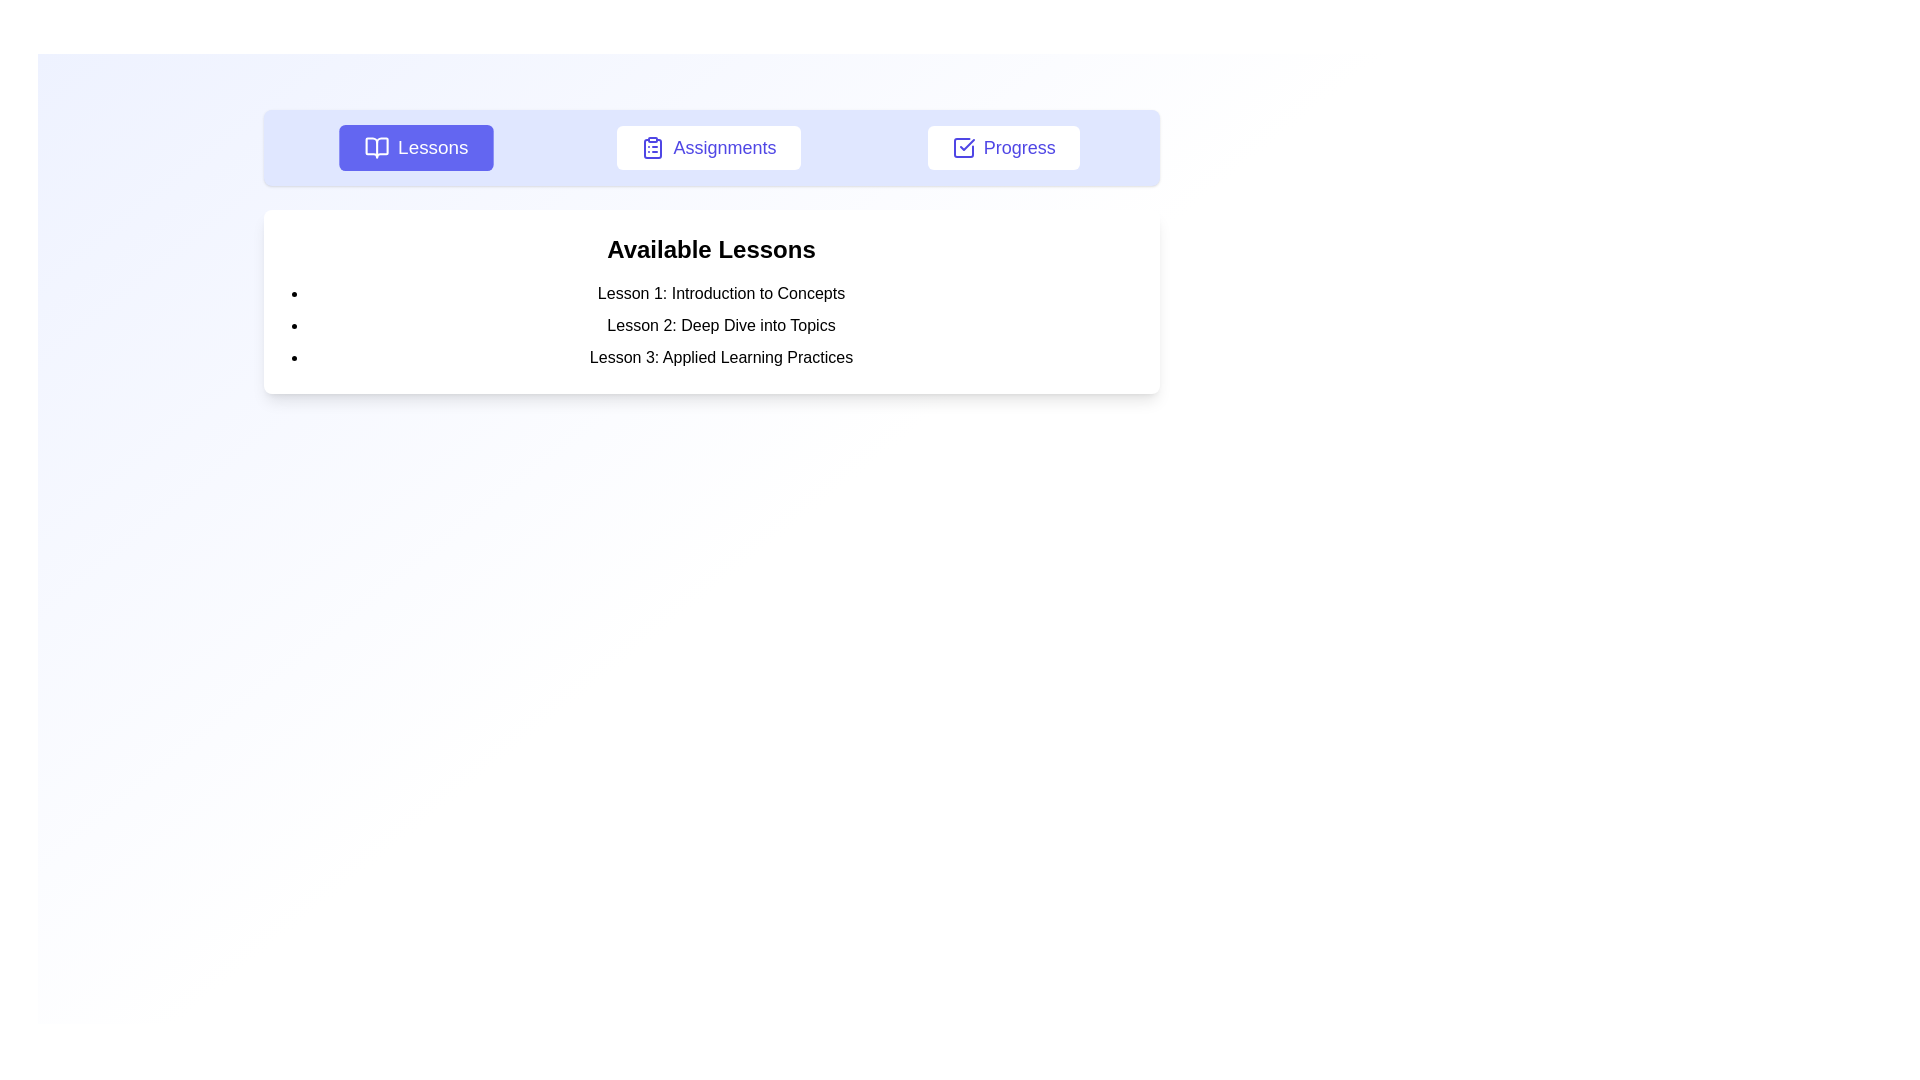 Image resolution: width=1920 pixels, height=1080 pixels. I want to click on the 'Progress' button text label located in the main navigation bar to observe hover styles, so click(1019, 146).